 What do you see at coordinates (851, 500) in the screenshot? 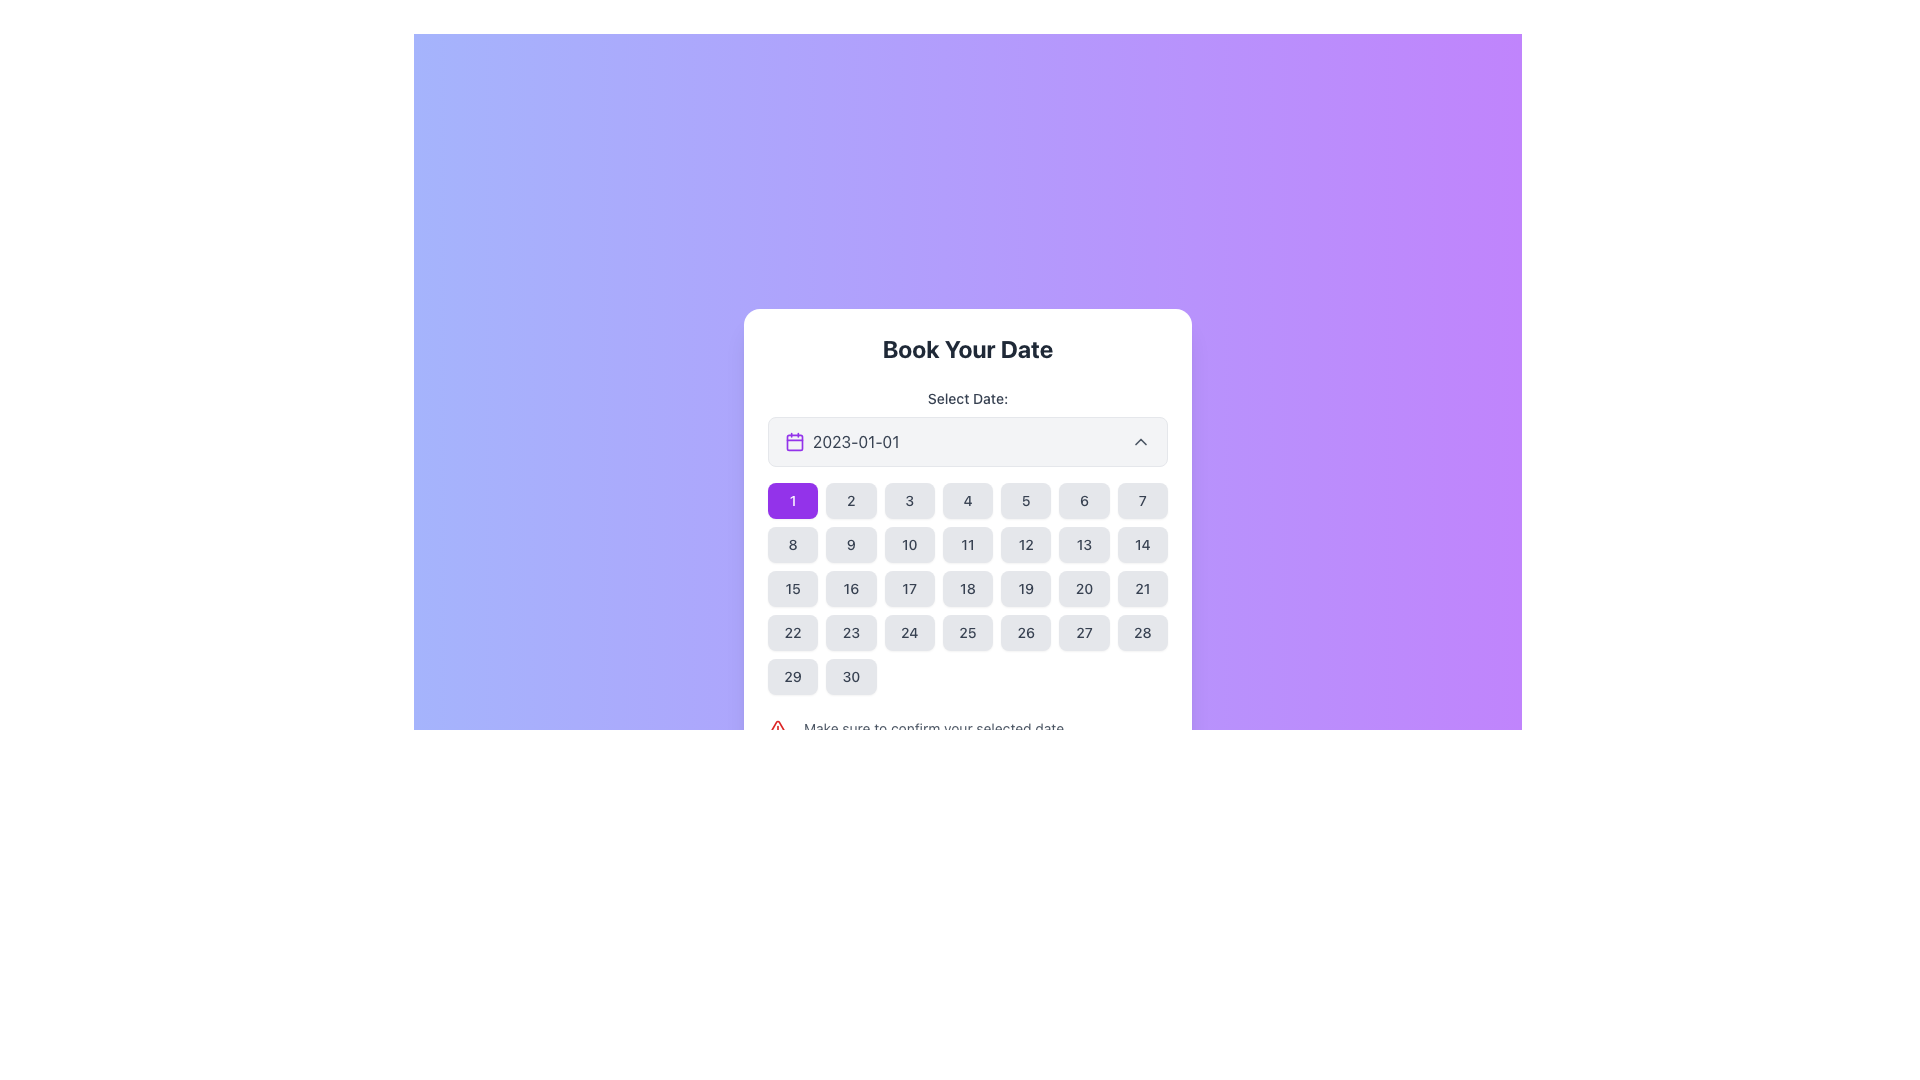
I see `the rounded rectangle button labeled '2'` at bounding box center [851, 500].